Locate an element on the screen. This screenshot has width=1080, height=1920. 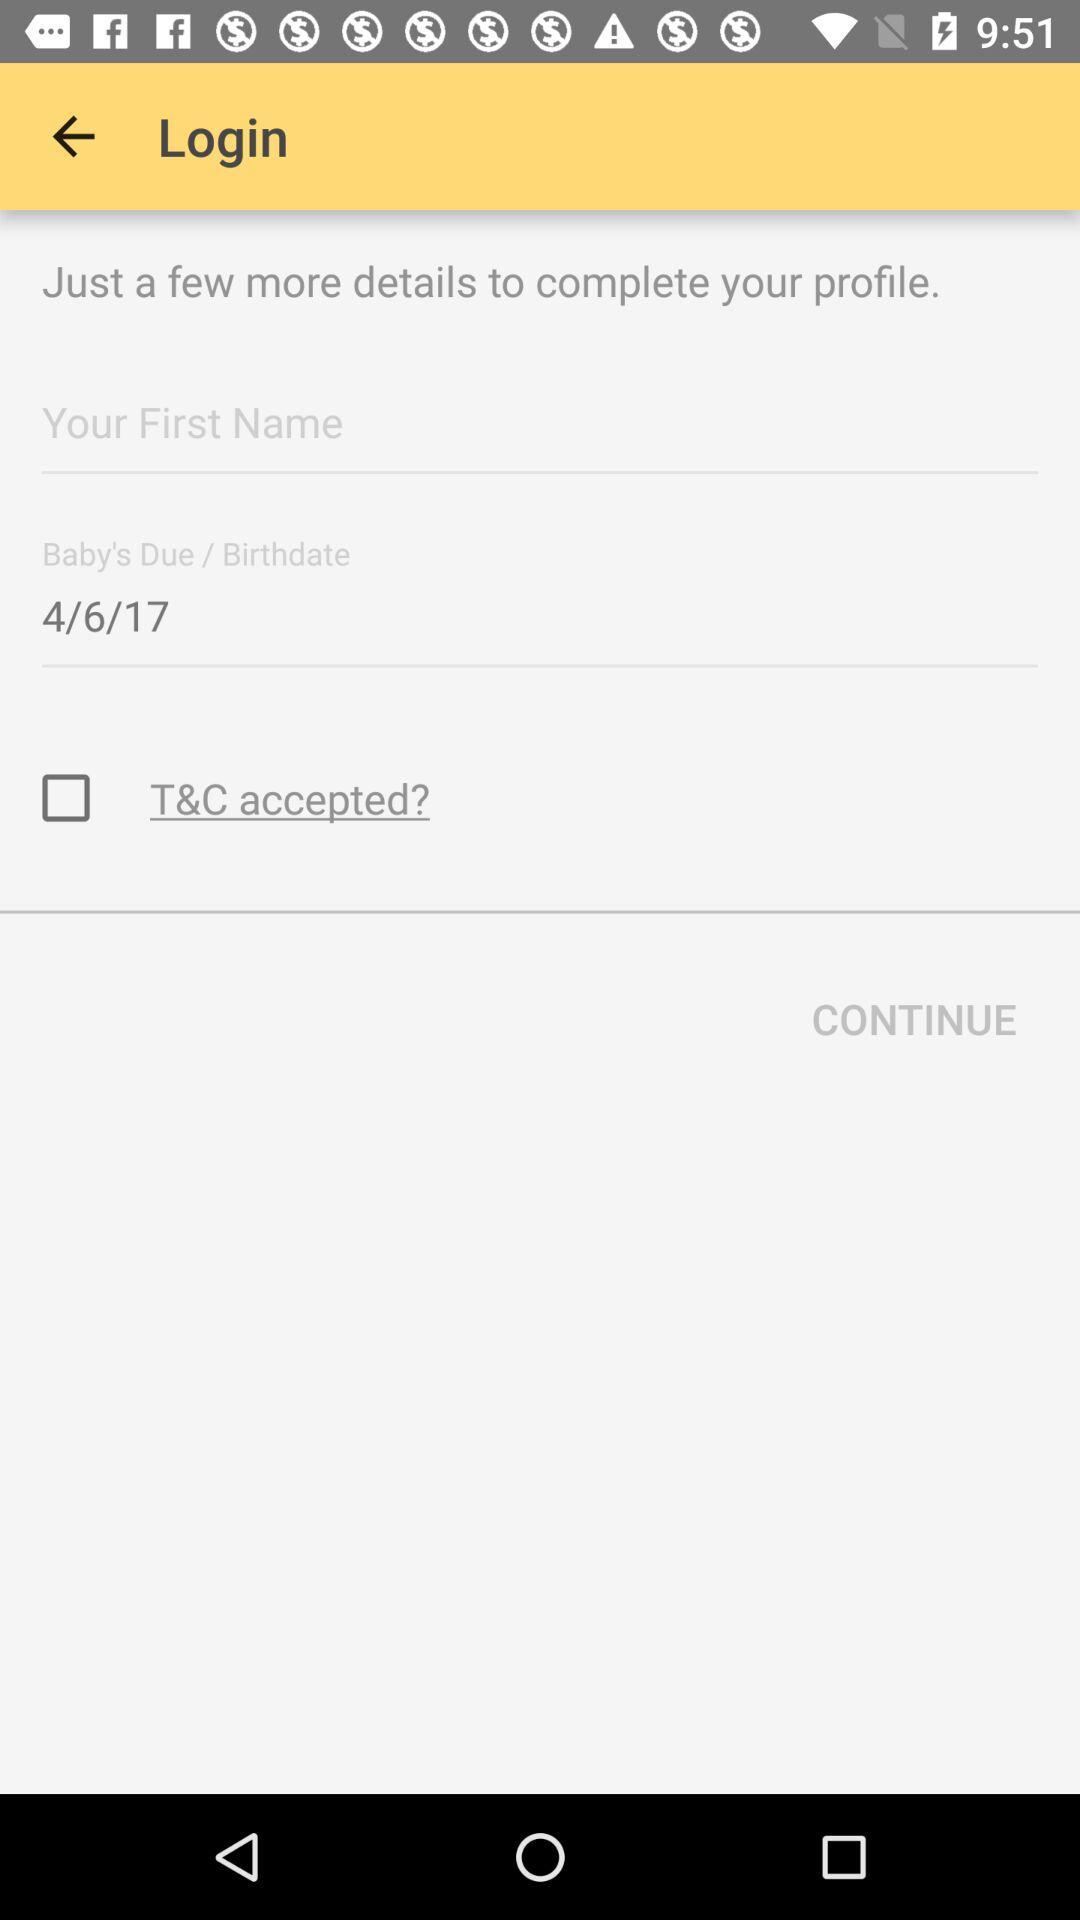
item to the left of login icon is located at coordinates (72, 135).